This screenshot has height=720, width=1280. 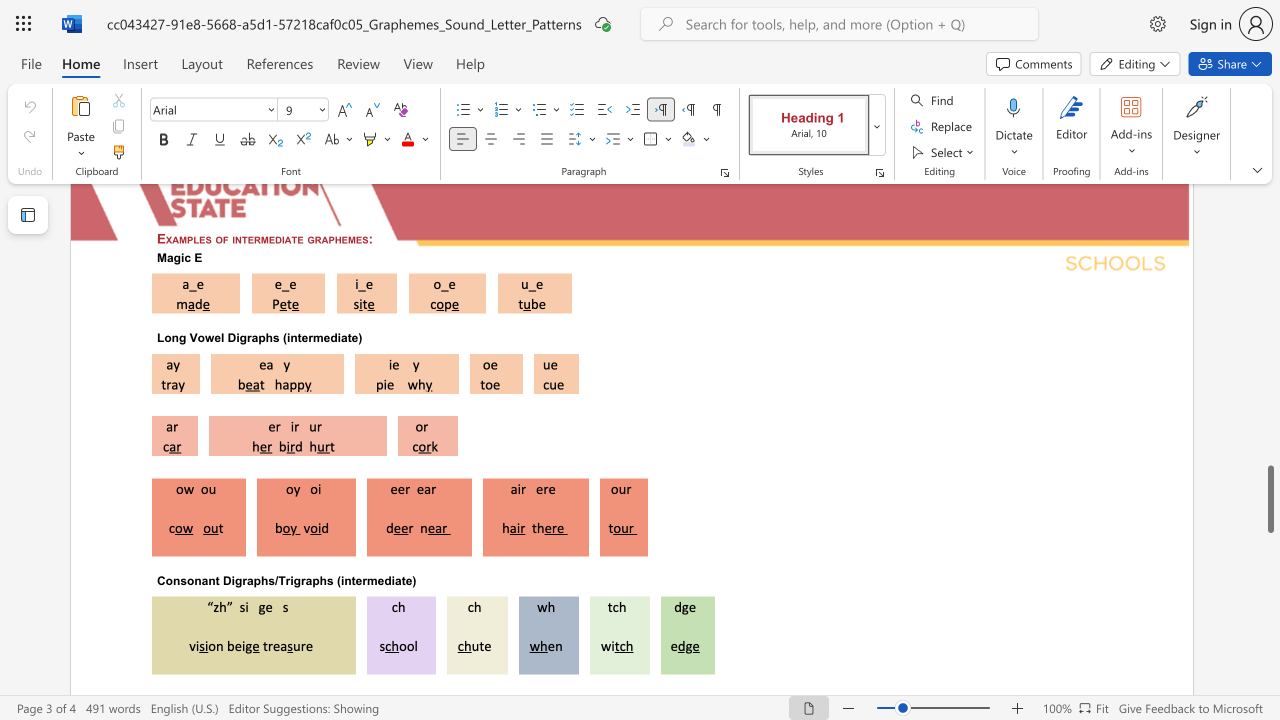 What do you see at coordinates (1269, 280) in the screenshot?
I see `the scrollbar on the right to shift the page higher` at bounding box center [1269, 280].